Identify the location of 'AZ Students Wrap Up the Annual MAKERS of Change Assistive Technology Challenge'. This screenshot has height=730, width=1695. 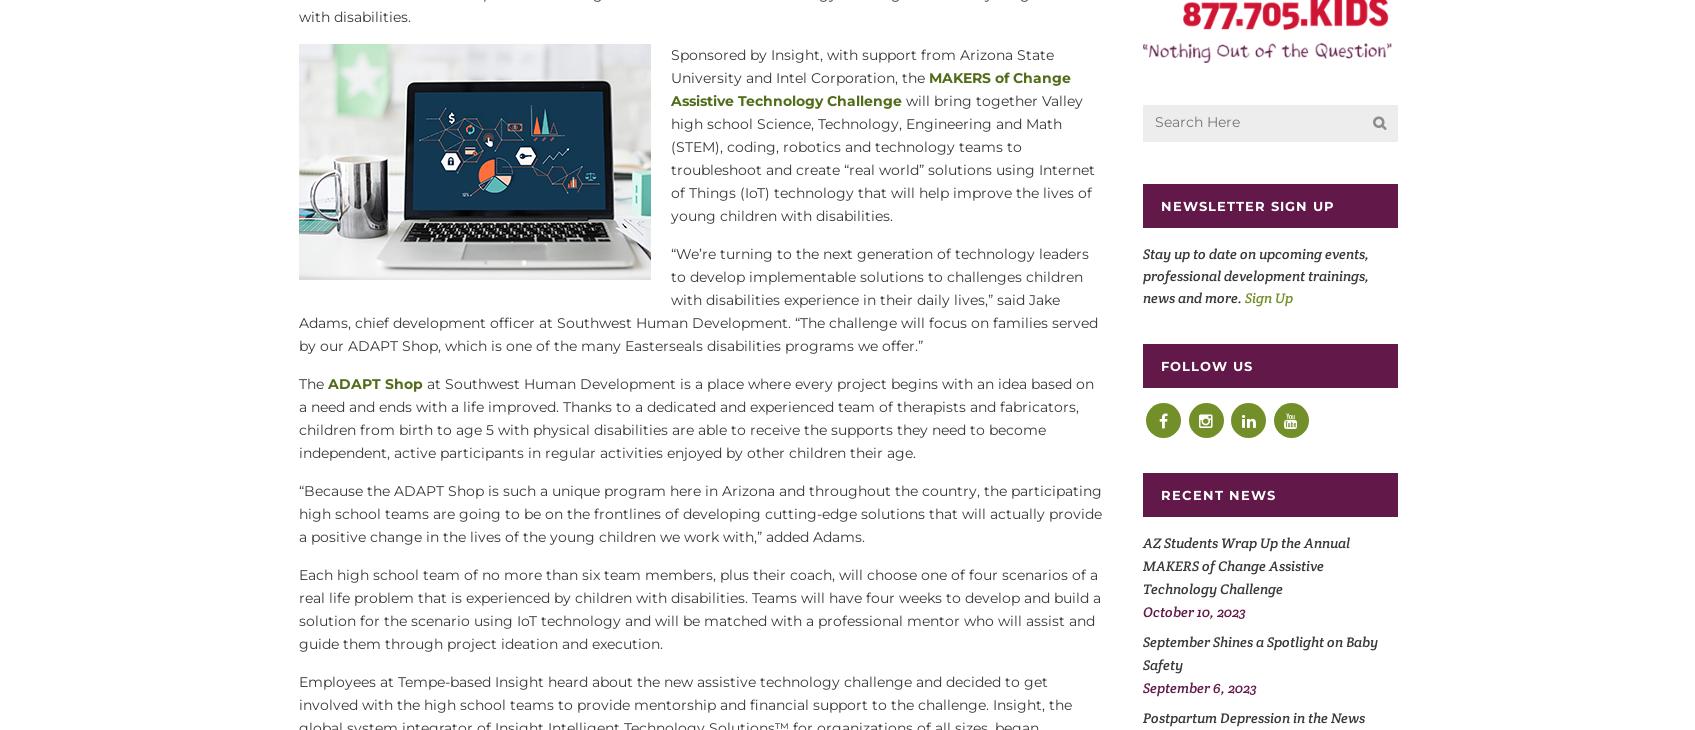
(1244, 565).